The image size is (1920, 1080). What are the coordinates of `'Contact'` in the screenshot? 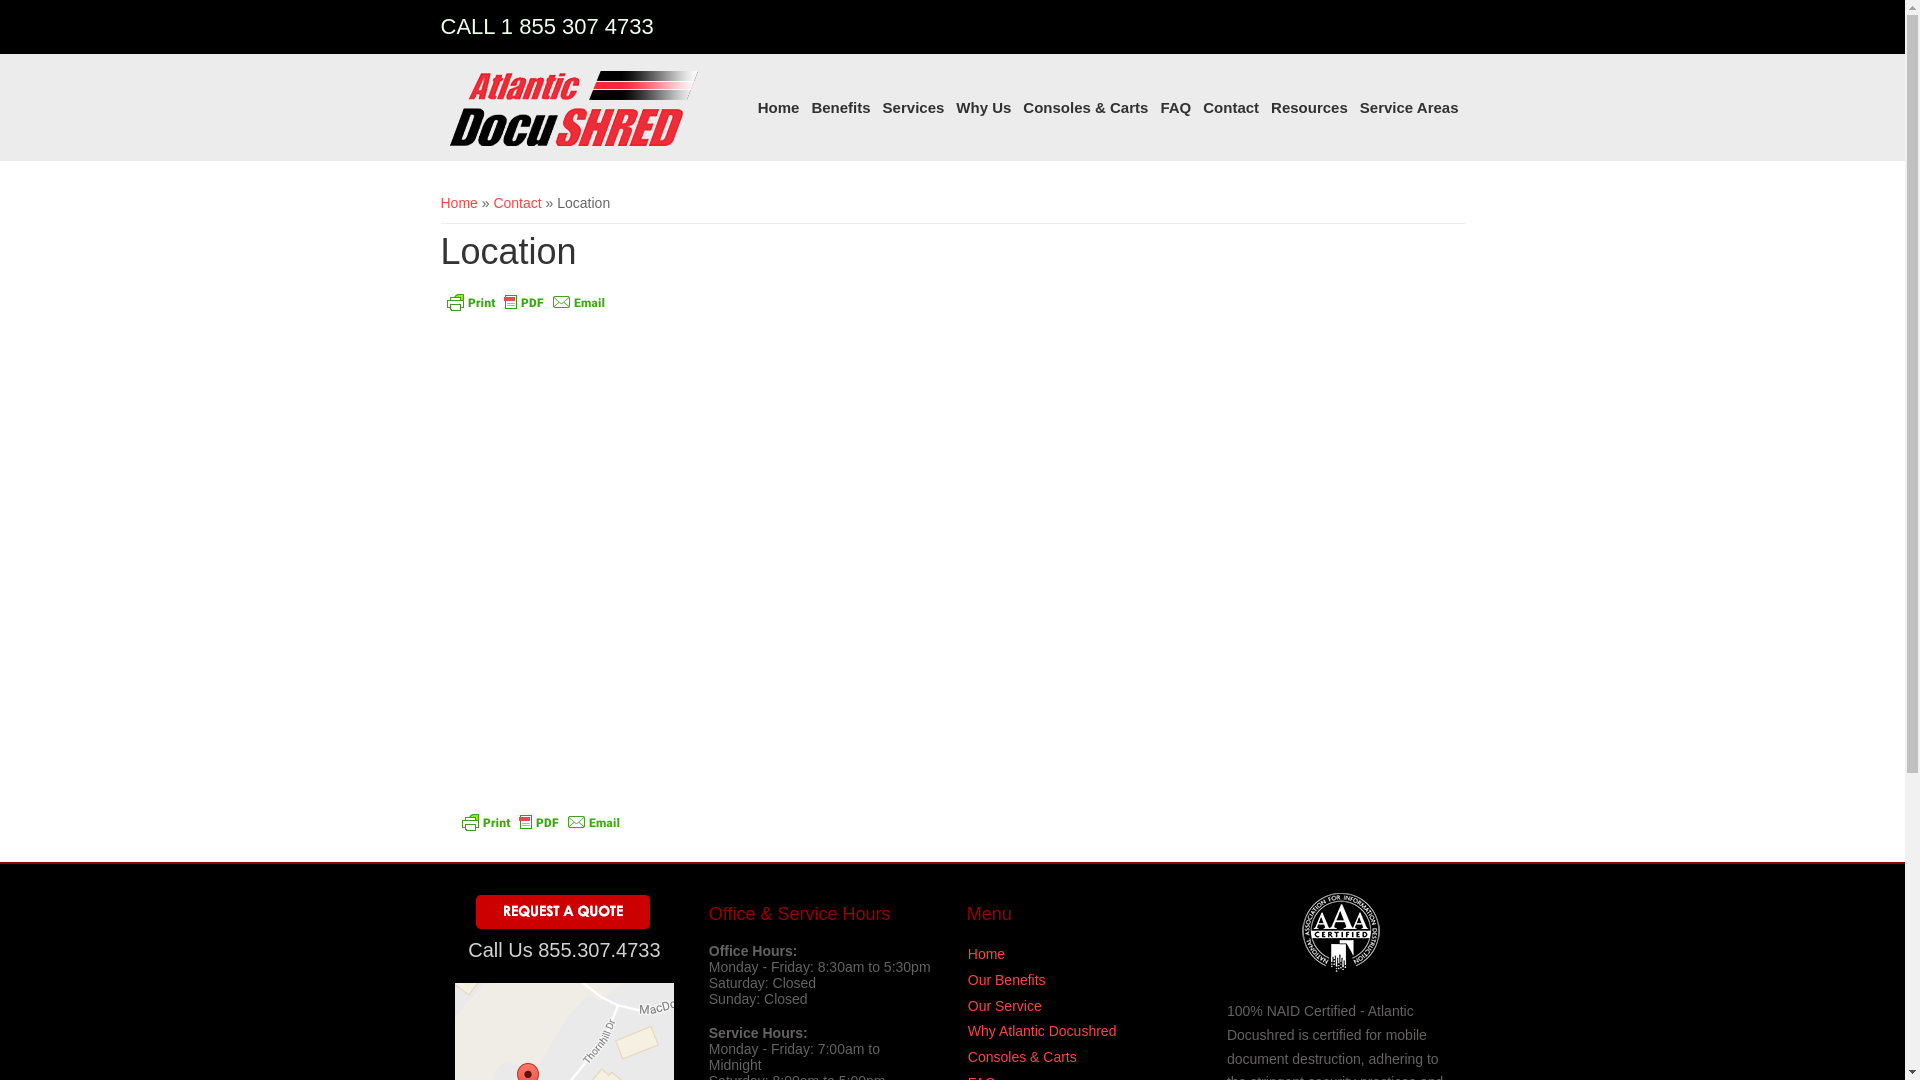 It's located at (517, 203).